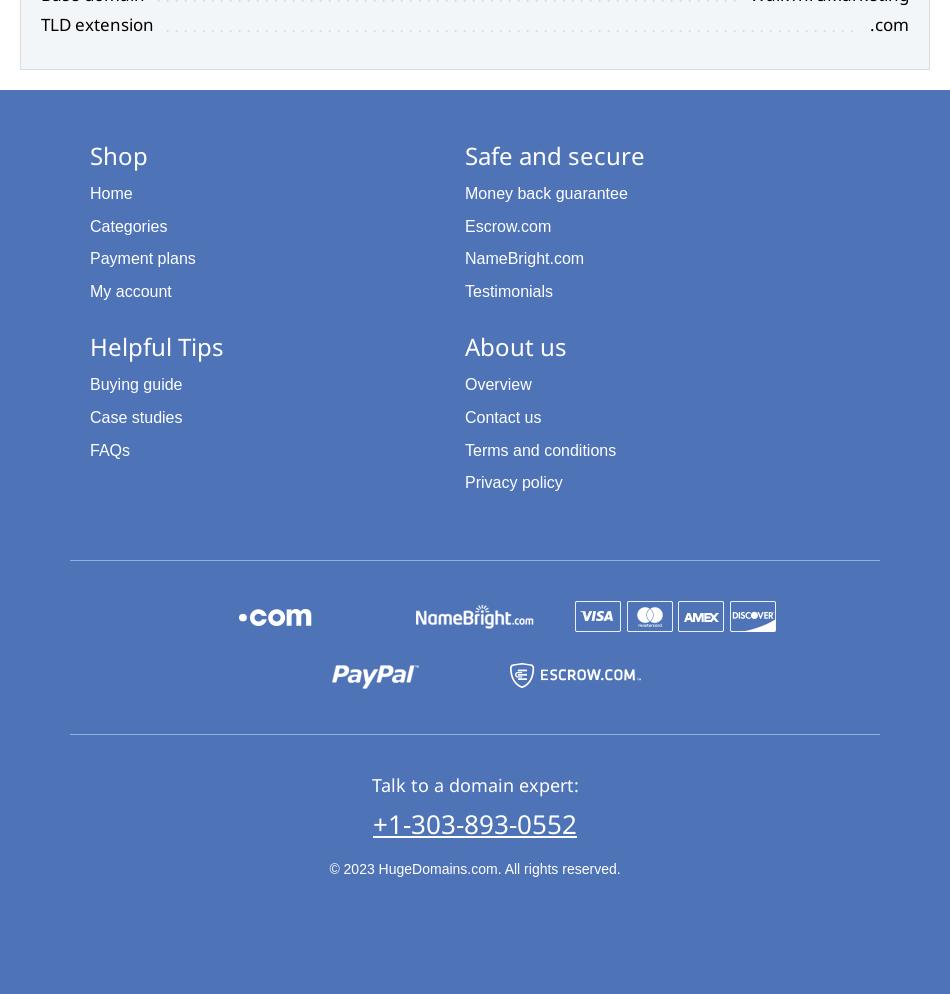 The height and width of the screenshot is (994, 950). I want to click on 'FAQs', so click(110, 449).